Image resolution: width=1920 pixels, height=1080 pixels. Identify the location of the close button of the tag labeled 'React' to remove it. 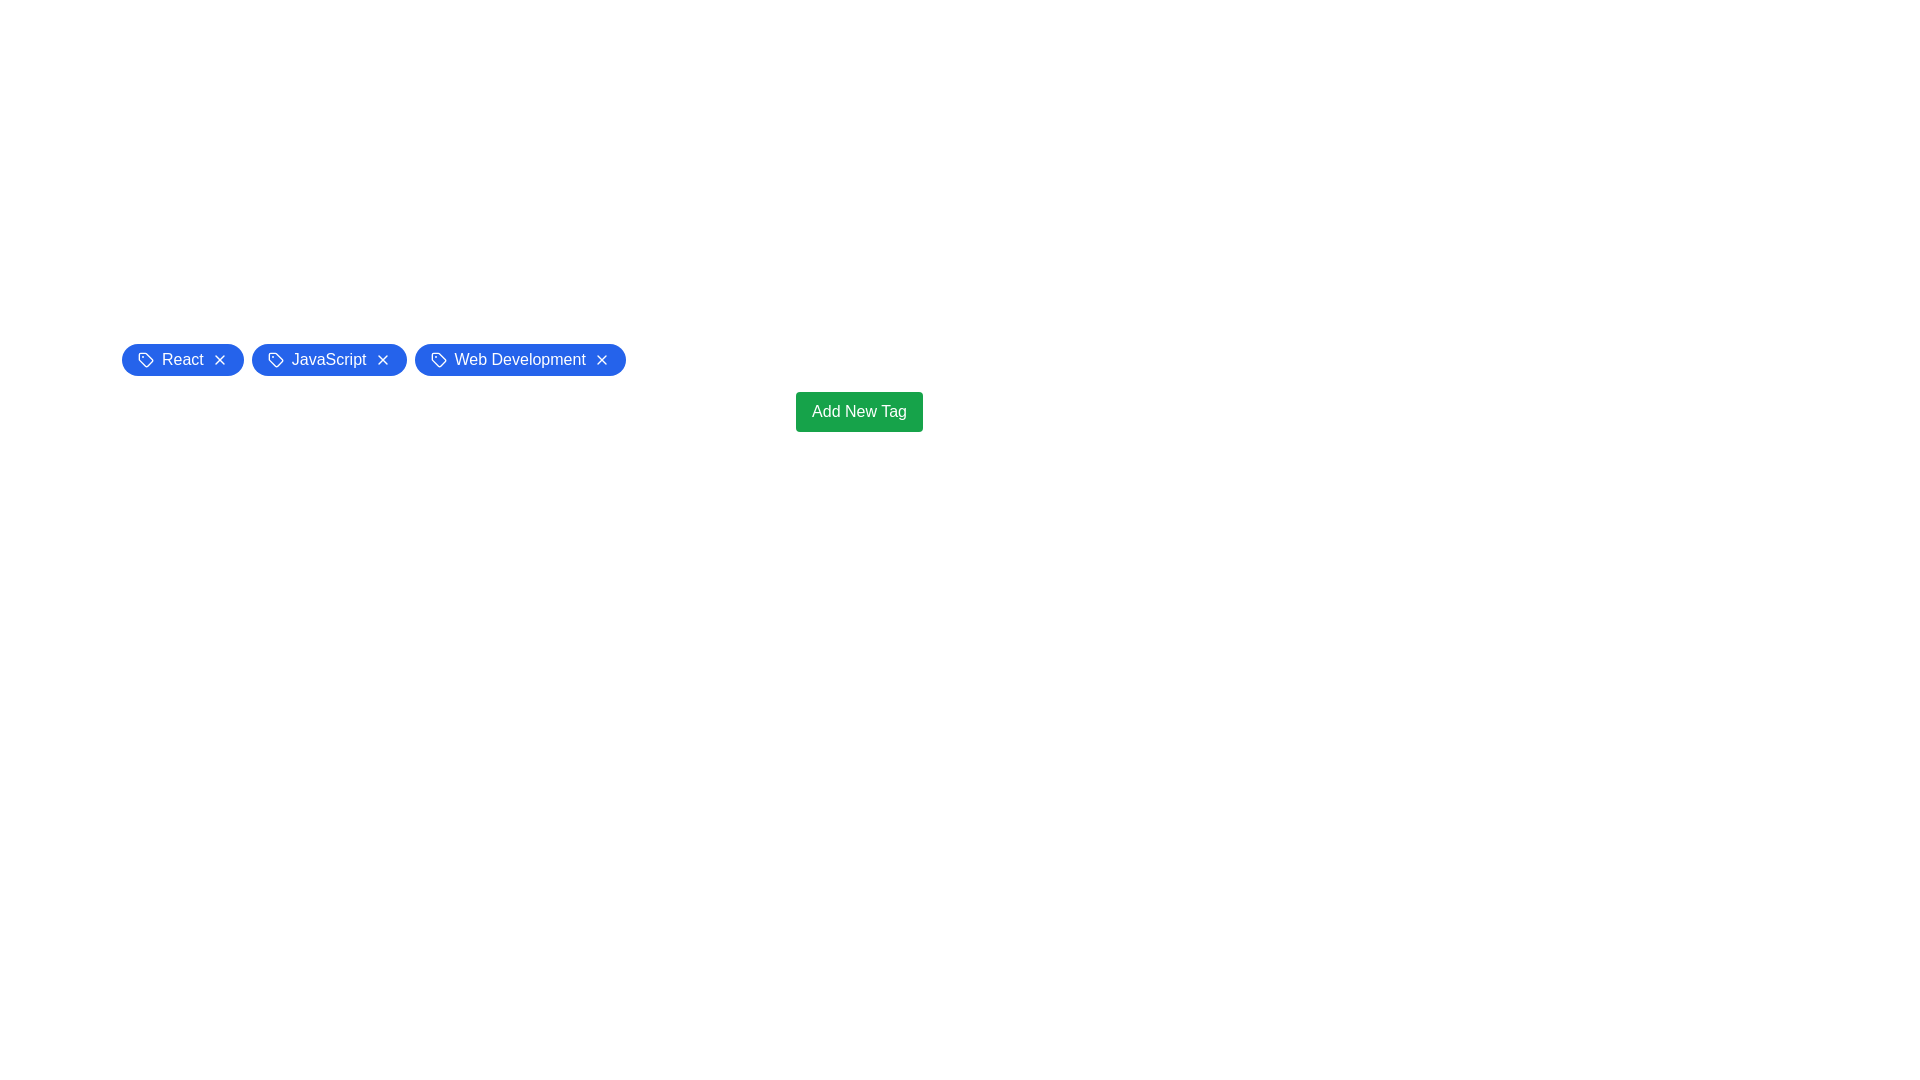
(219, 358).